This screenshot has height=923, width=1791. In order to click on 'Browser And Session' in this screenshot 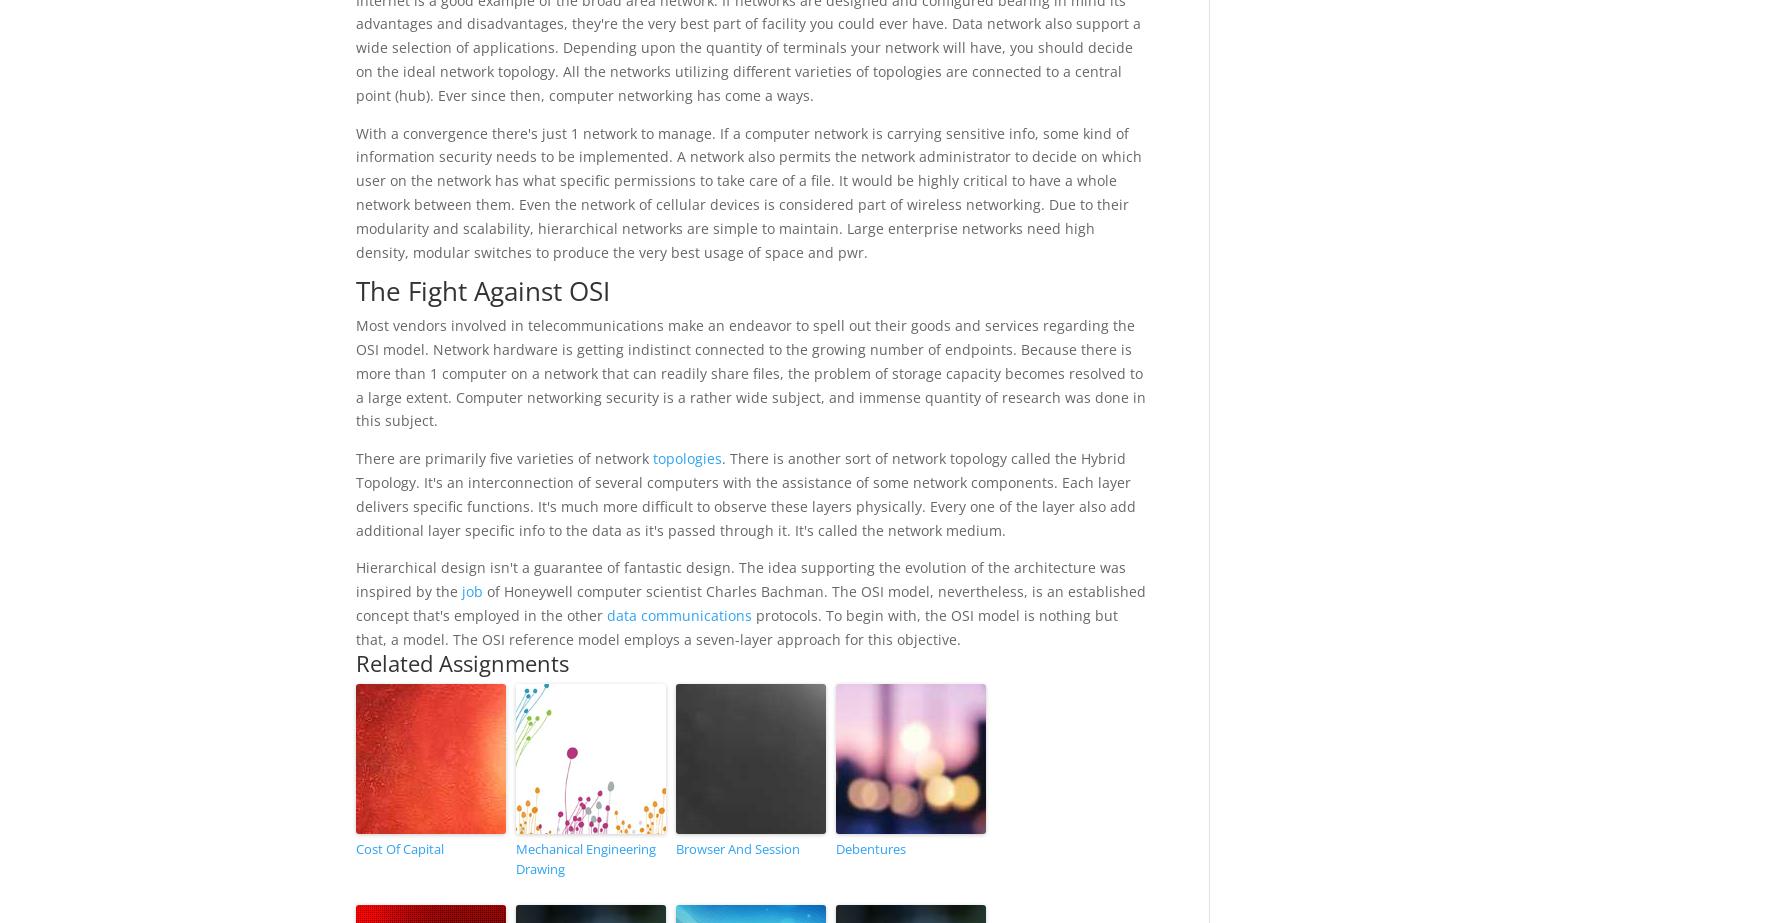, I will do `click(675, 846)`.